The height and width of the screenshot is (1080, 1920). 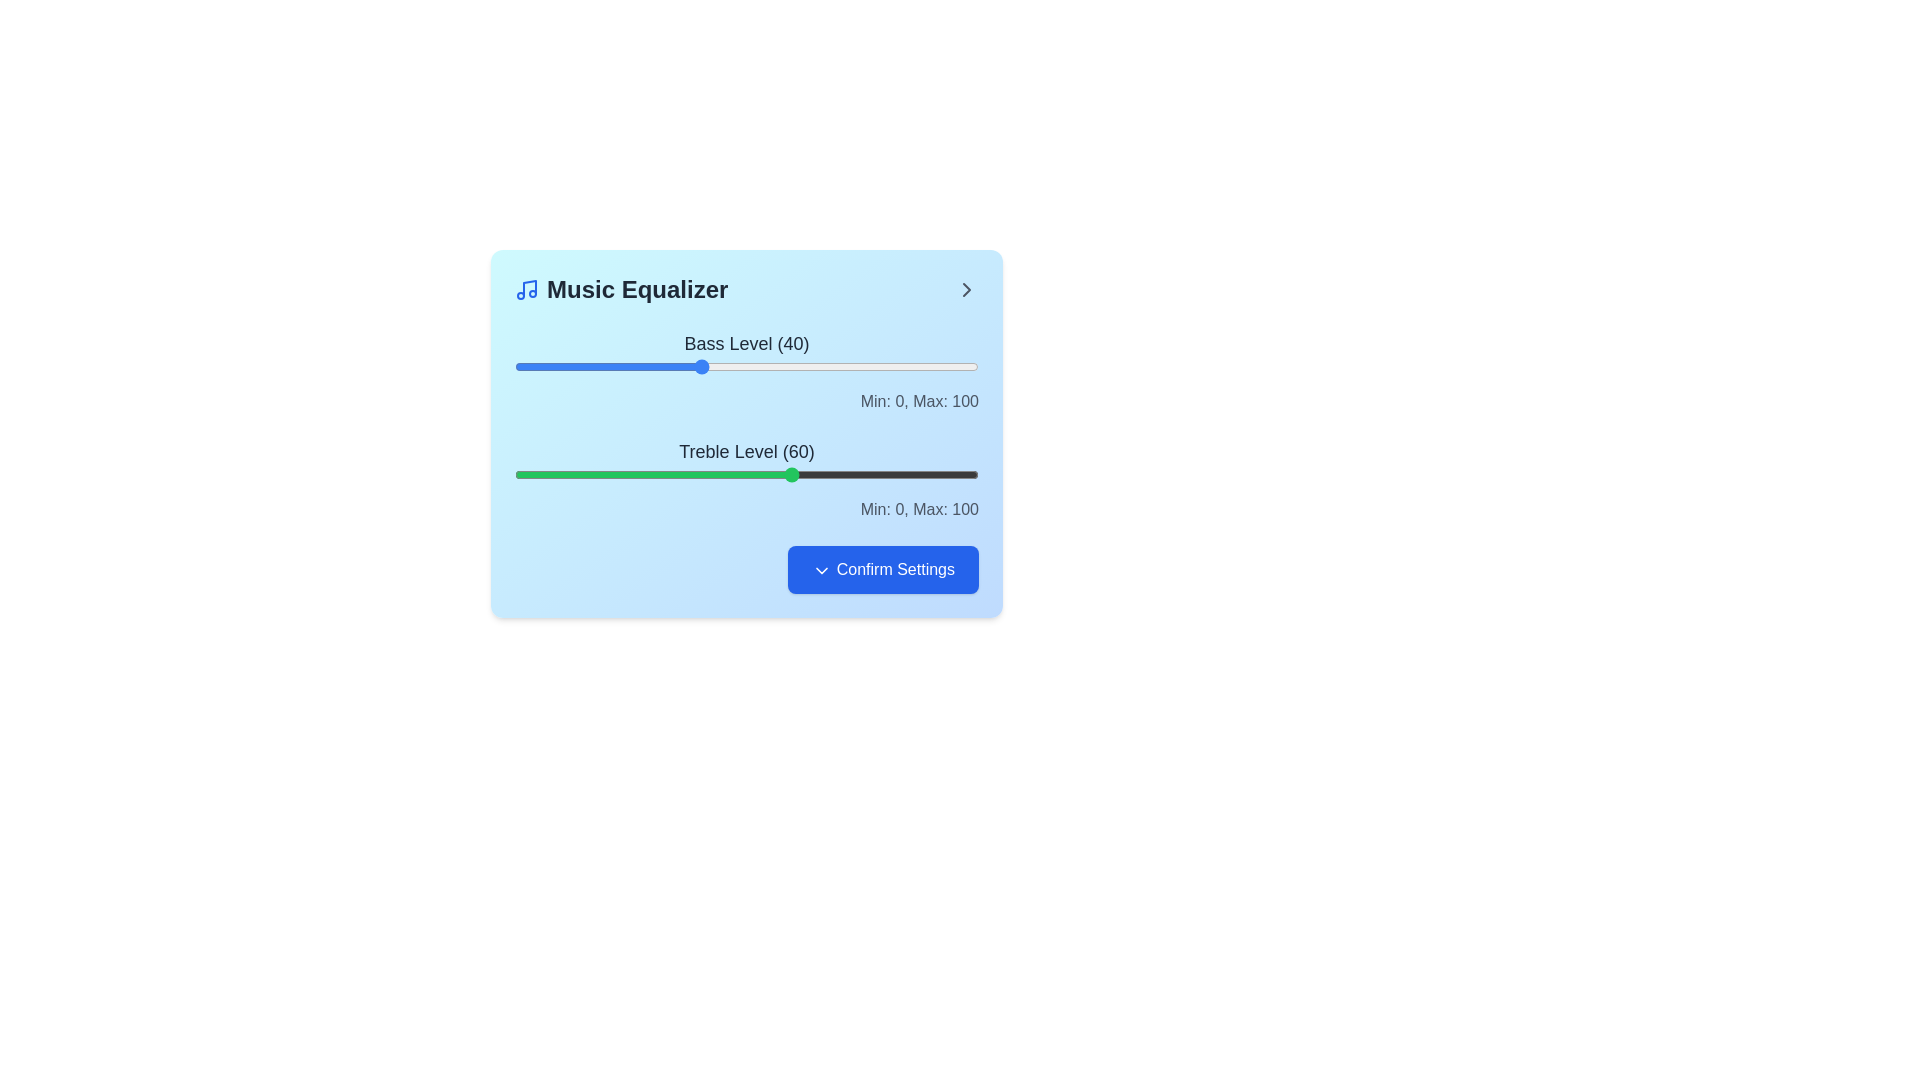 I want to click on the Bass Level slider, so click(x=616, y=366).